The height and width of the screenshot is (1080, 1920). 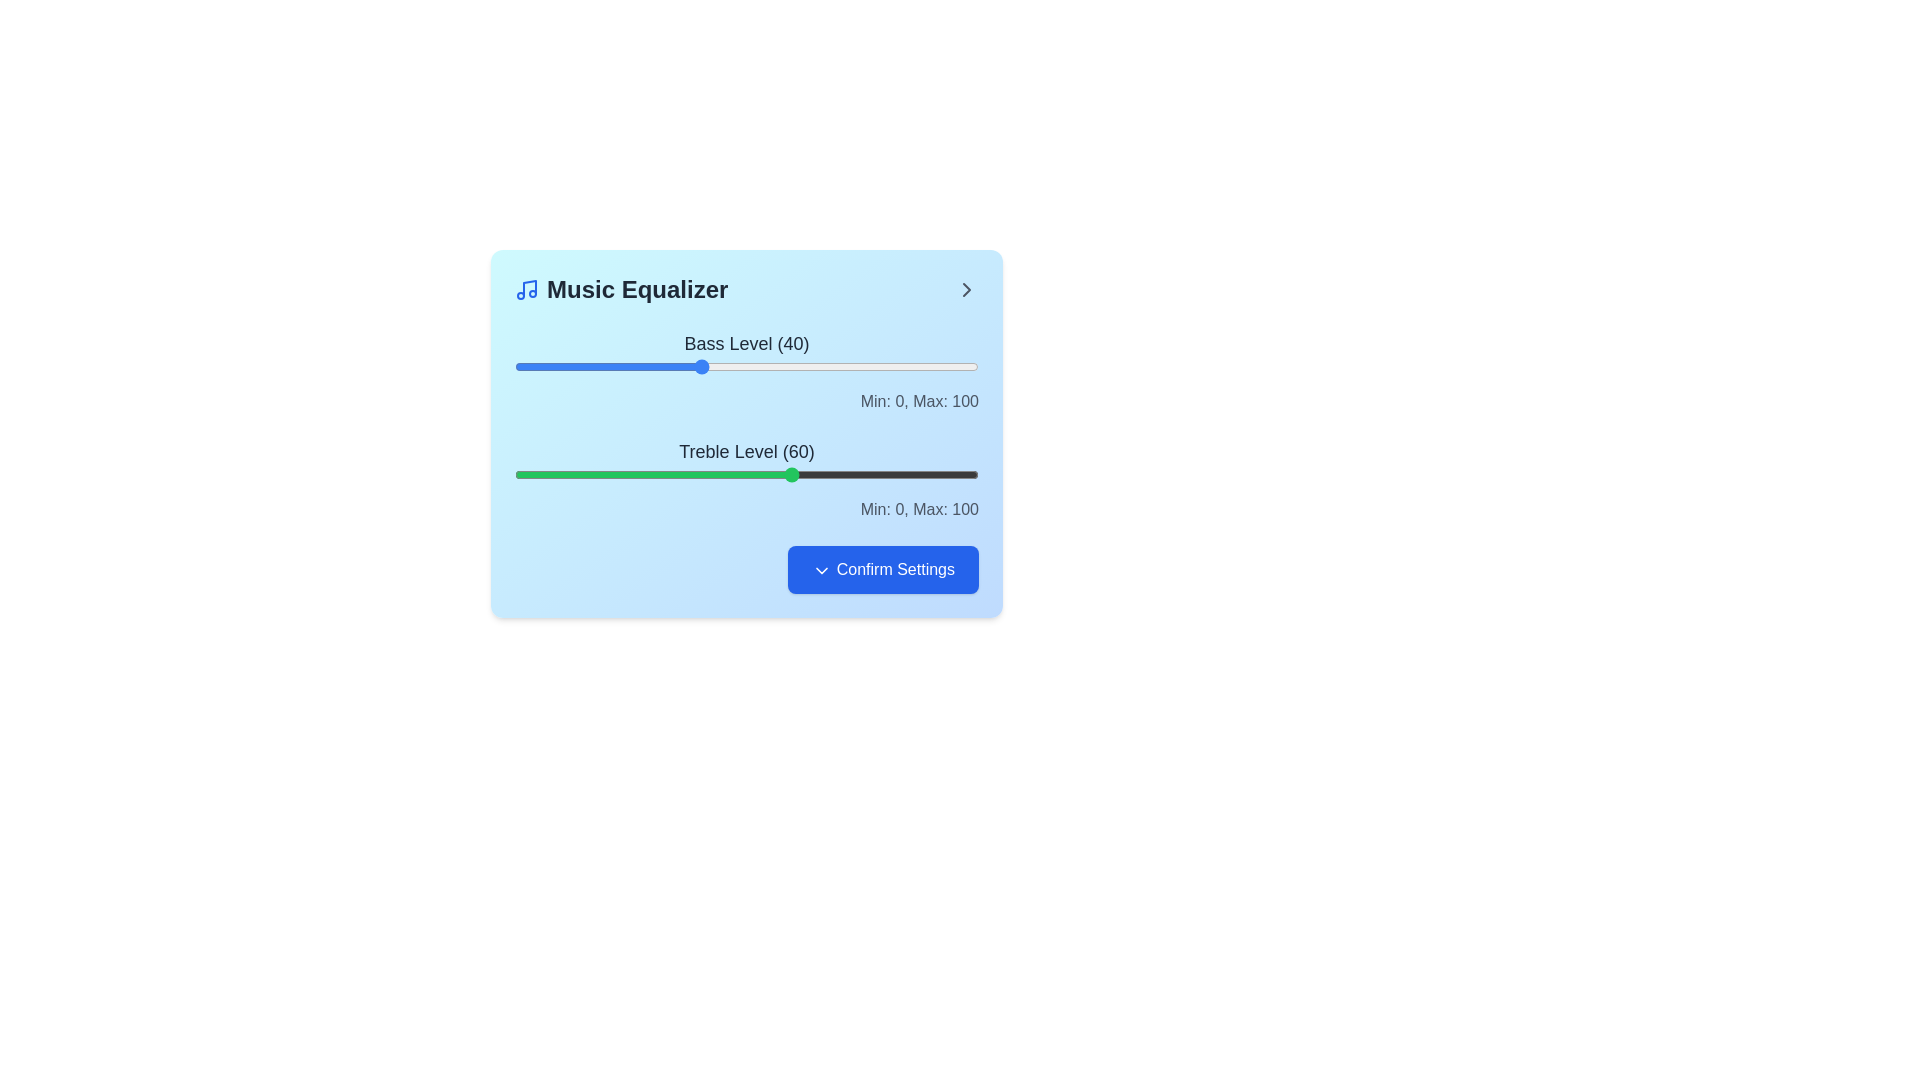 I want to click on the Bass Level slider, so click(x=616, y=366).